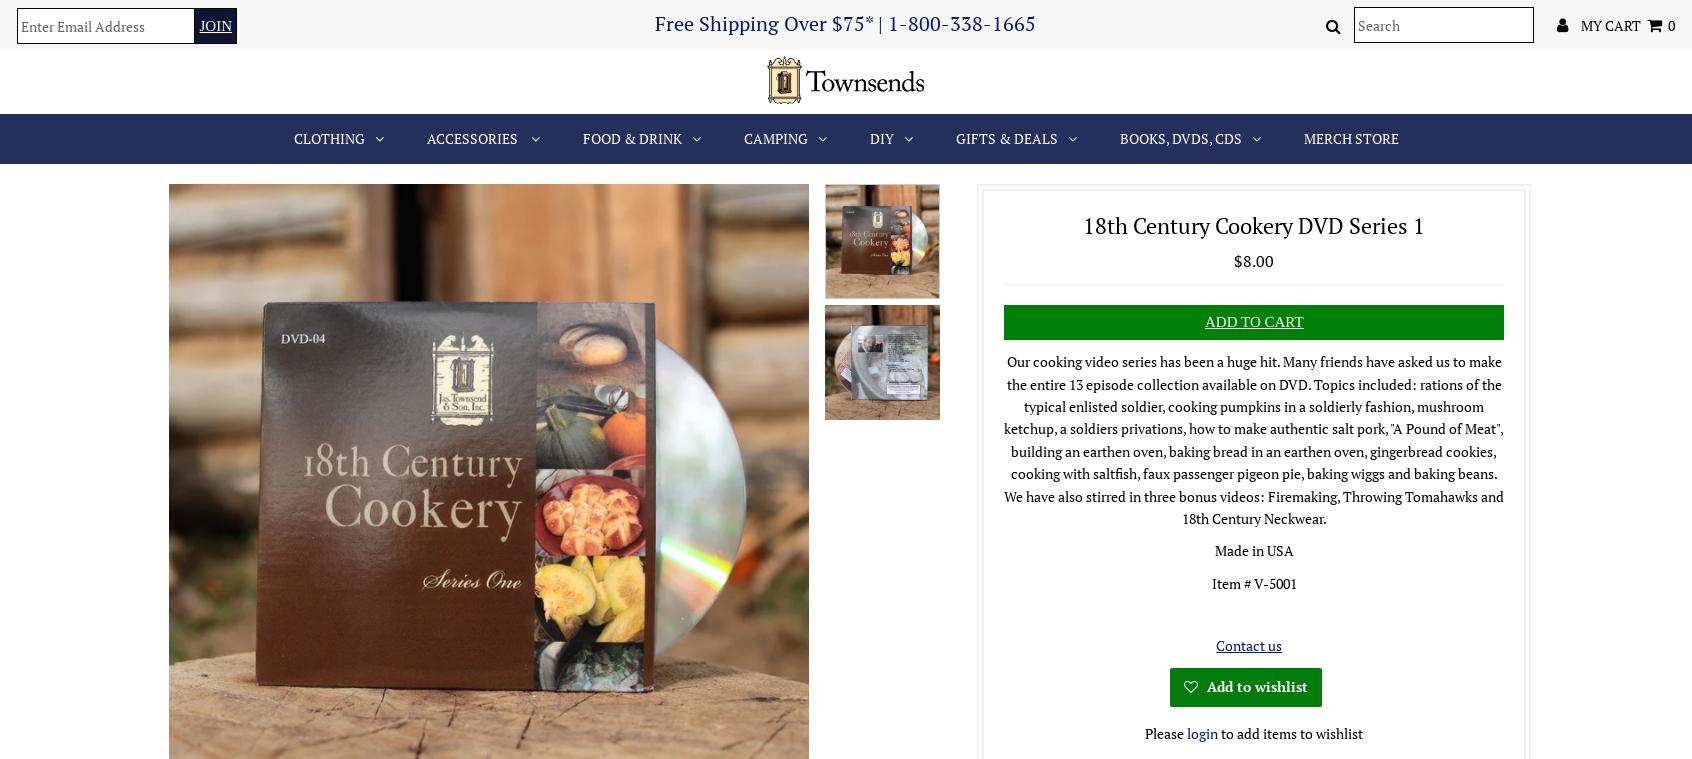  What do you see at coordinates (630, 137) in the screenshot?
I see `'Food & Drink'` at bounding box center [630, 137].